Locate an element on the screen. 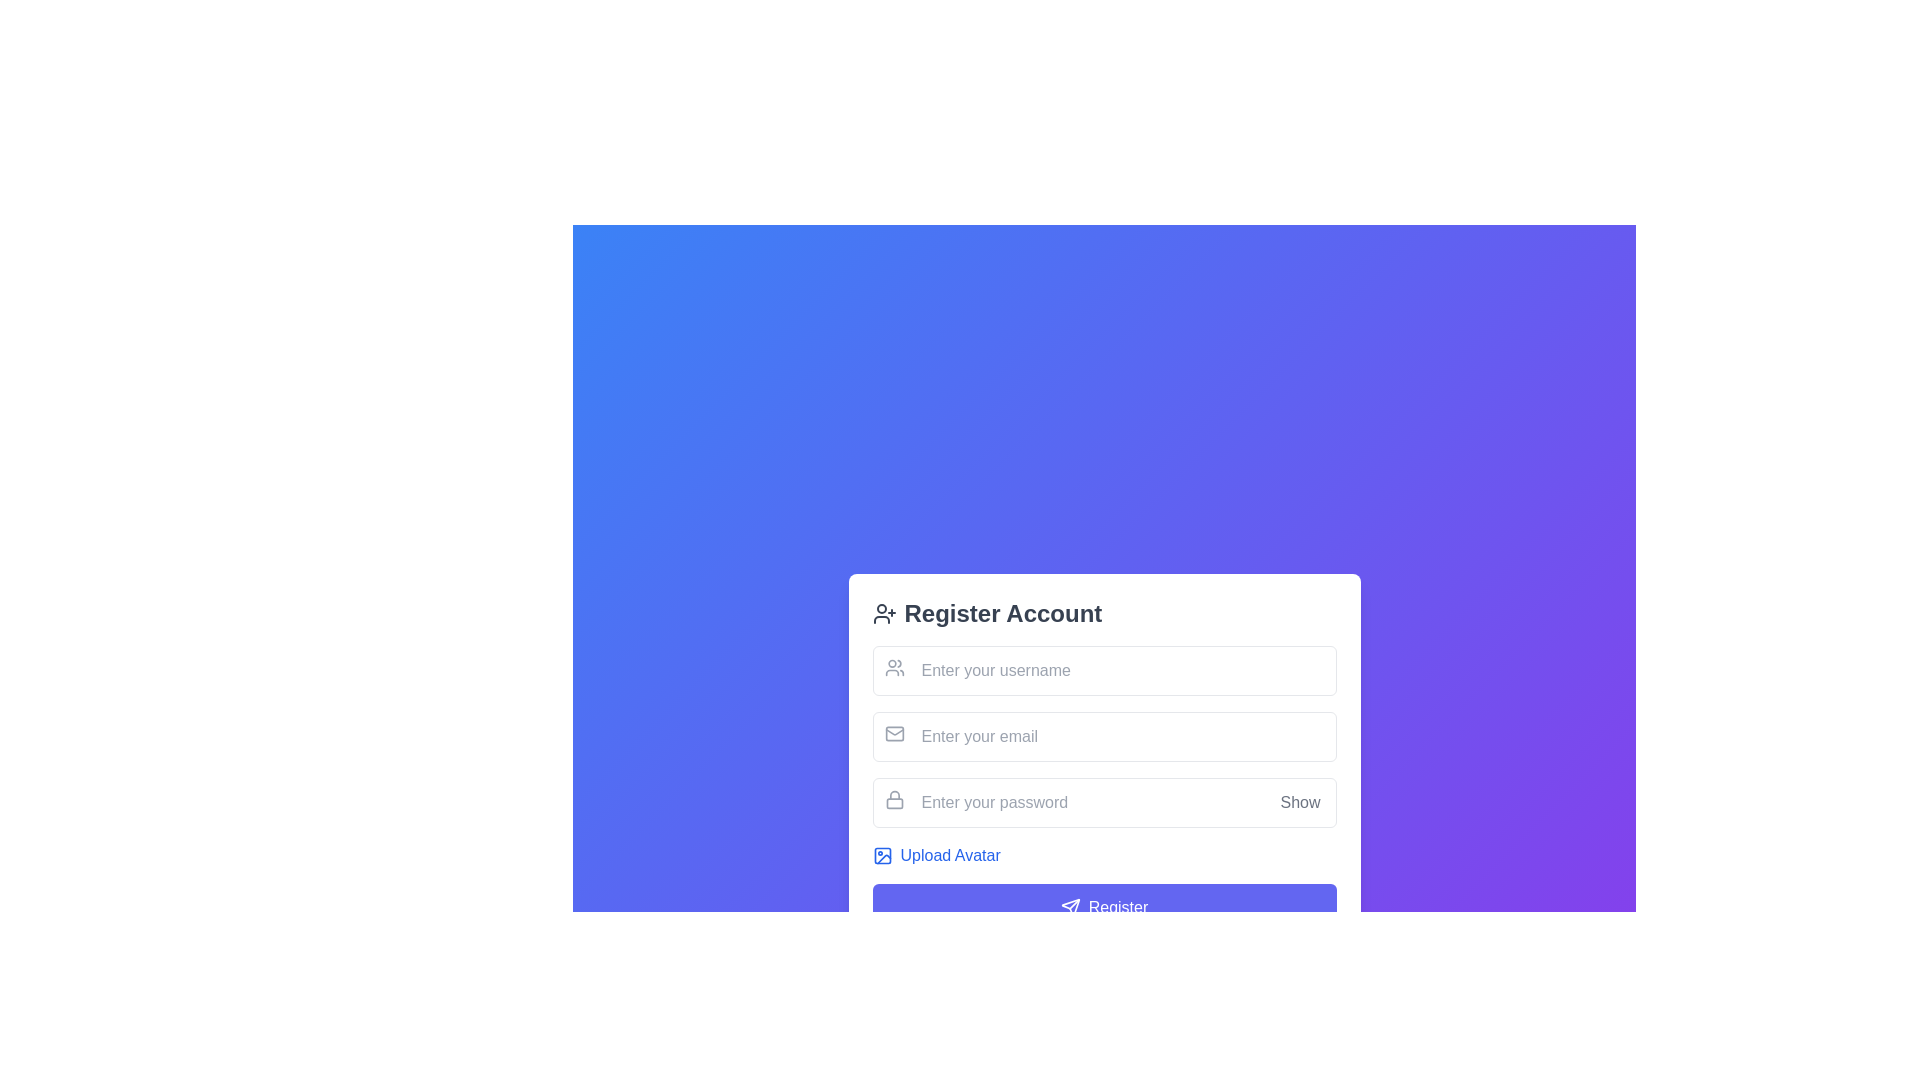  the decorative icon (SVG graphic) located at the center-left side of the blue 'Register' button is located at coordinates (1069, 907).